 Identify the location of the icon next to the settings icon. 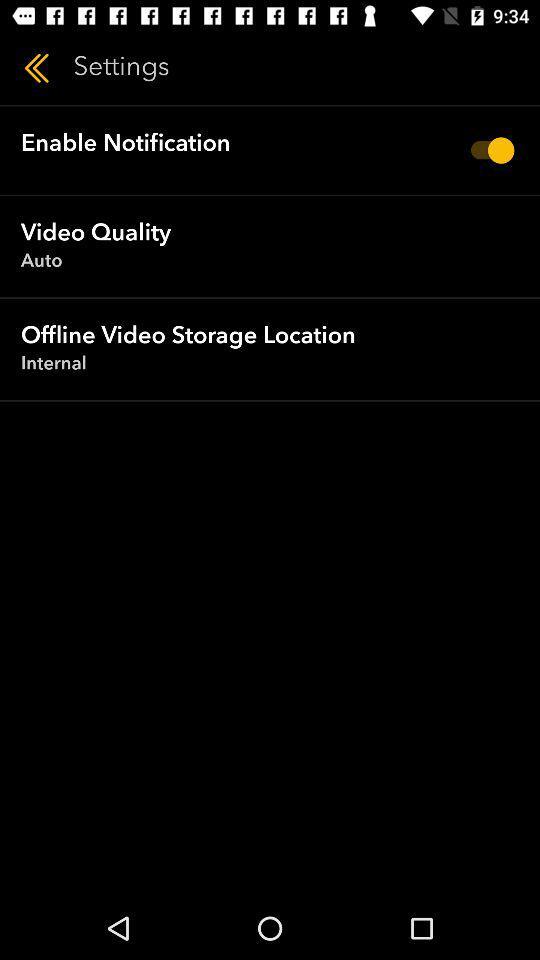
(36, 68).